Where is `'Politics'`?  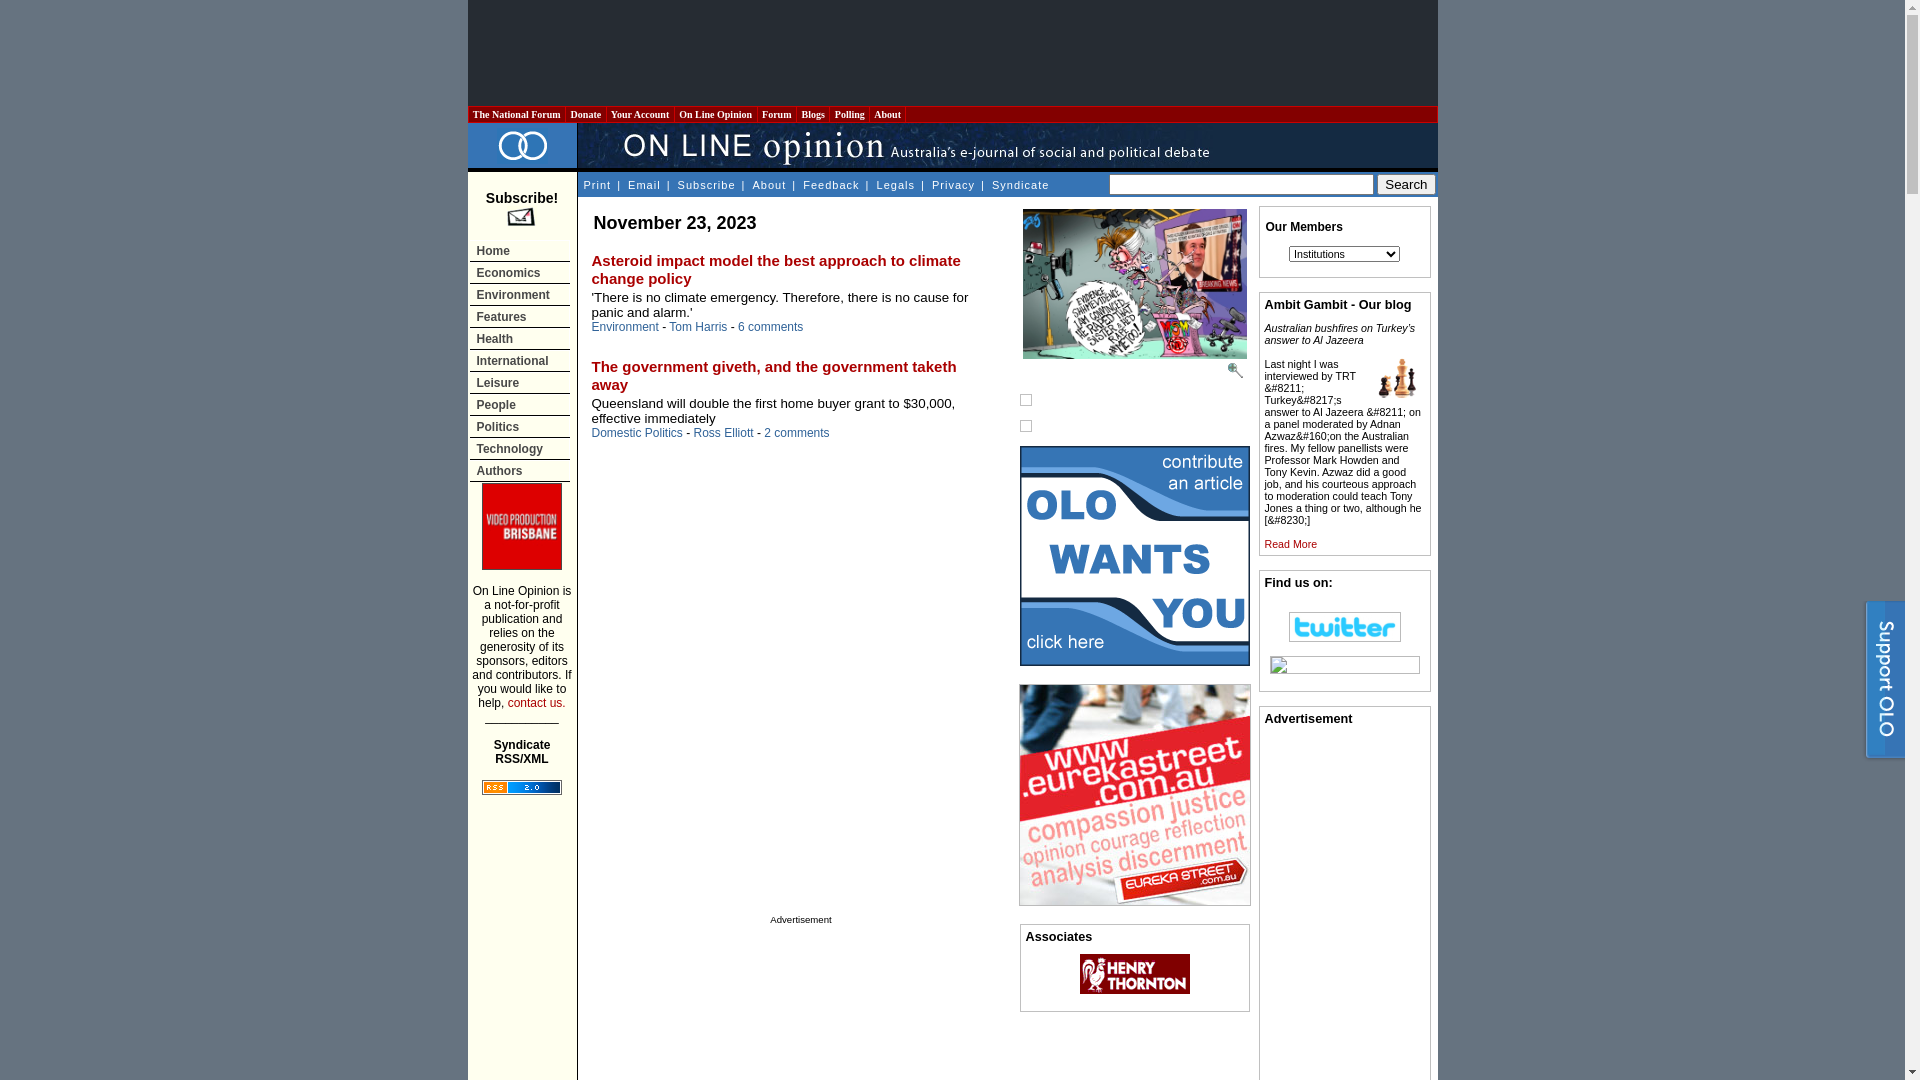 'Politics' is located at coordinates (519, 425).